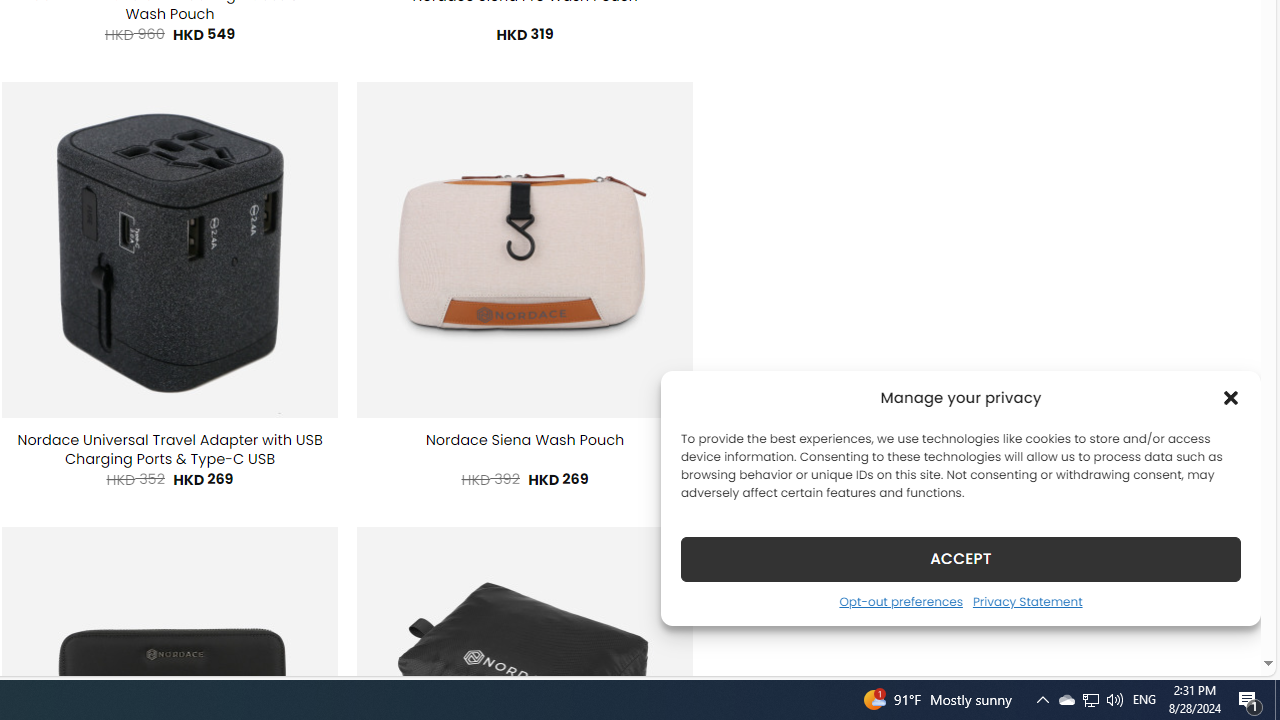 Image resolution: width=1280 pixels, height=720 pixels. I want to click on 'ACCEPT', so click(961, 558).